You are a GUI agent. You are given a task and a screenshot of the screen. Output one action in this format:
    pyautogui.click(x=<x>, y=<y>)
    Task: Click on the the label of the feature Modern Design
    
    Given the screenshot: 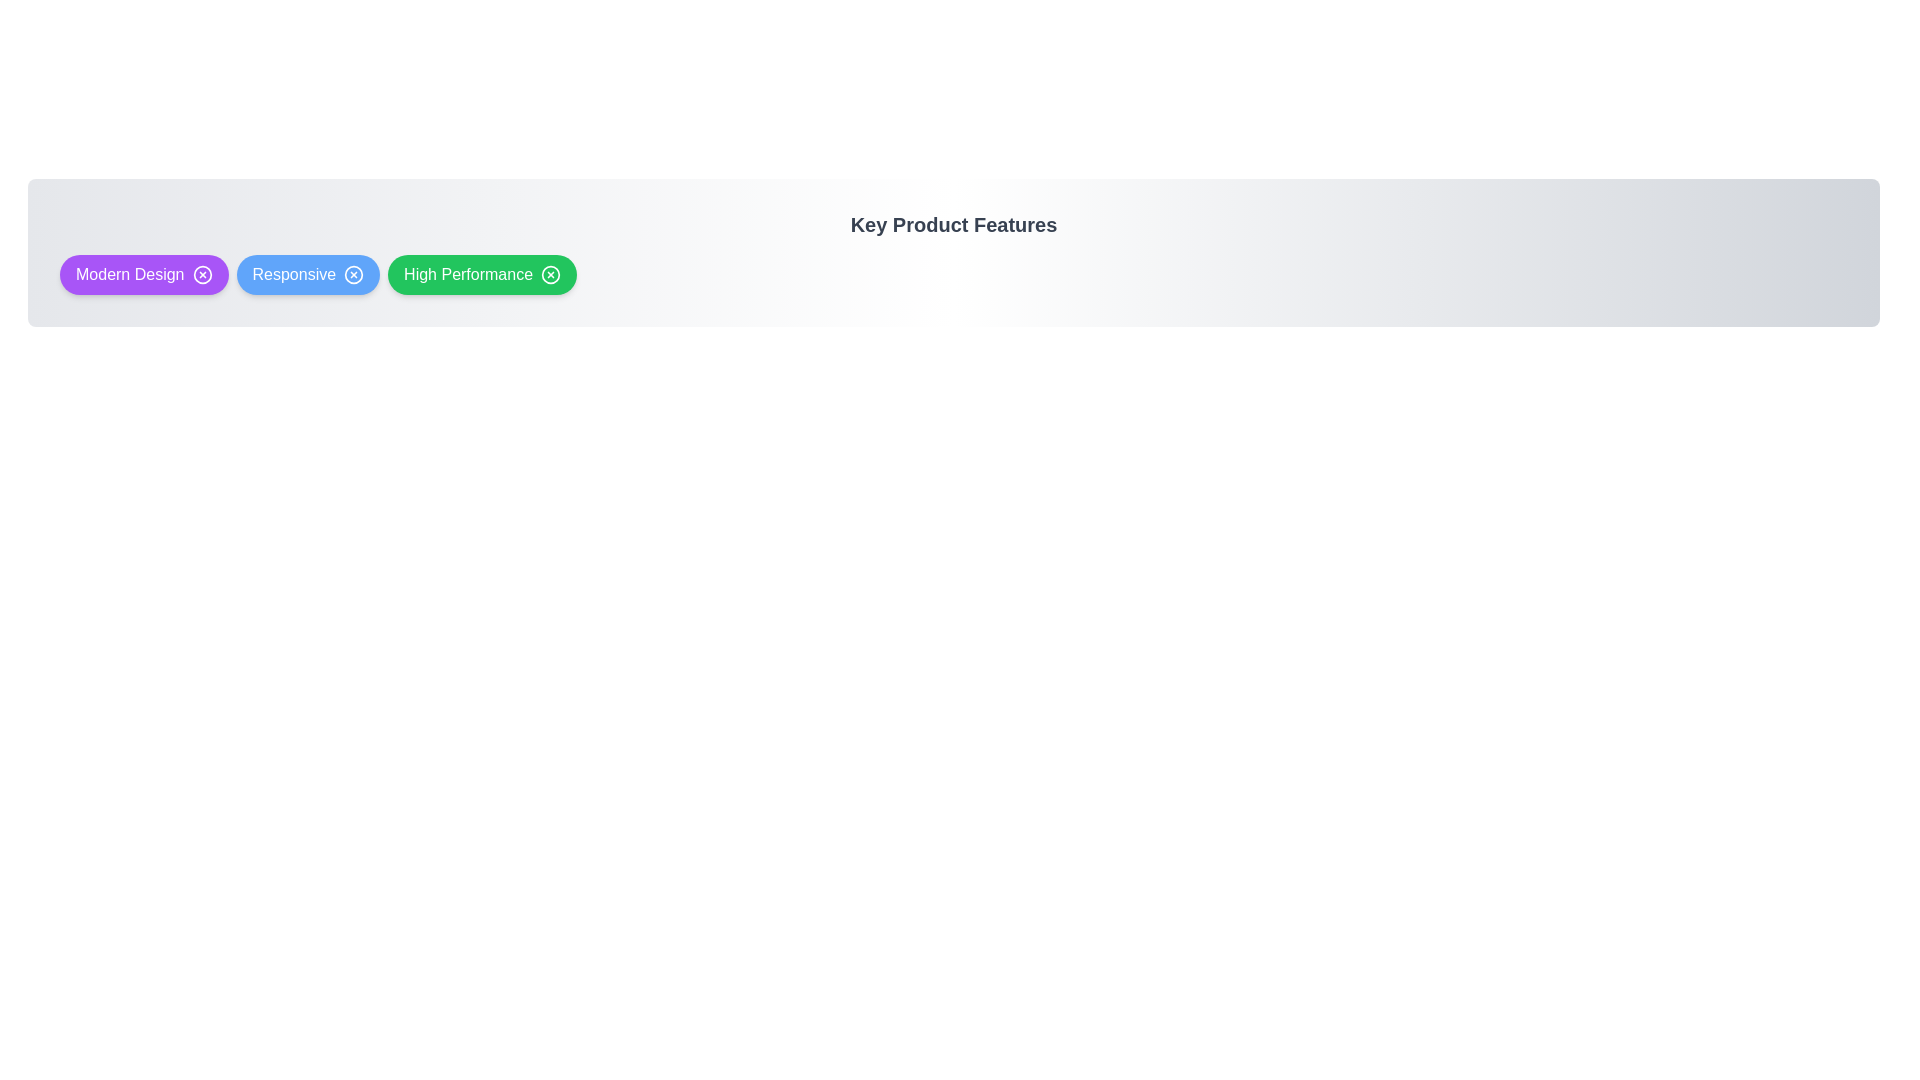 What is the action you would take?
    pyautogui.click(x=129, y=274)
    